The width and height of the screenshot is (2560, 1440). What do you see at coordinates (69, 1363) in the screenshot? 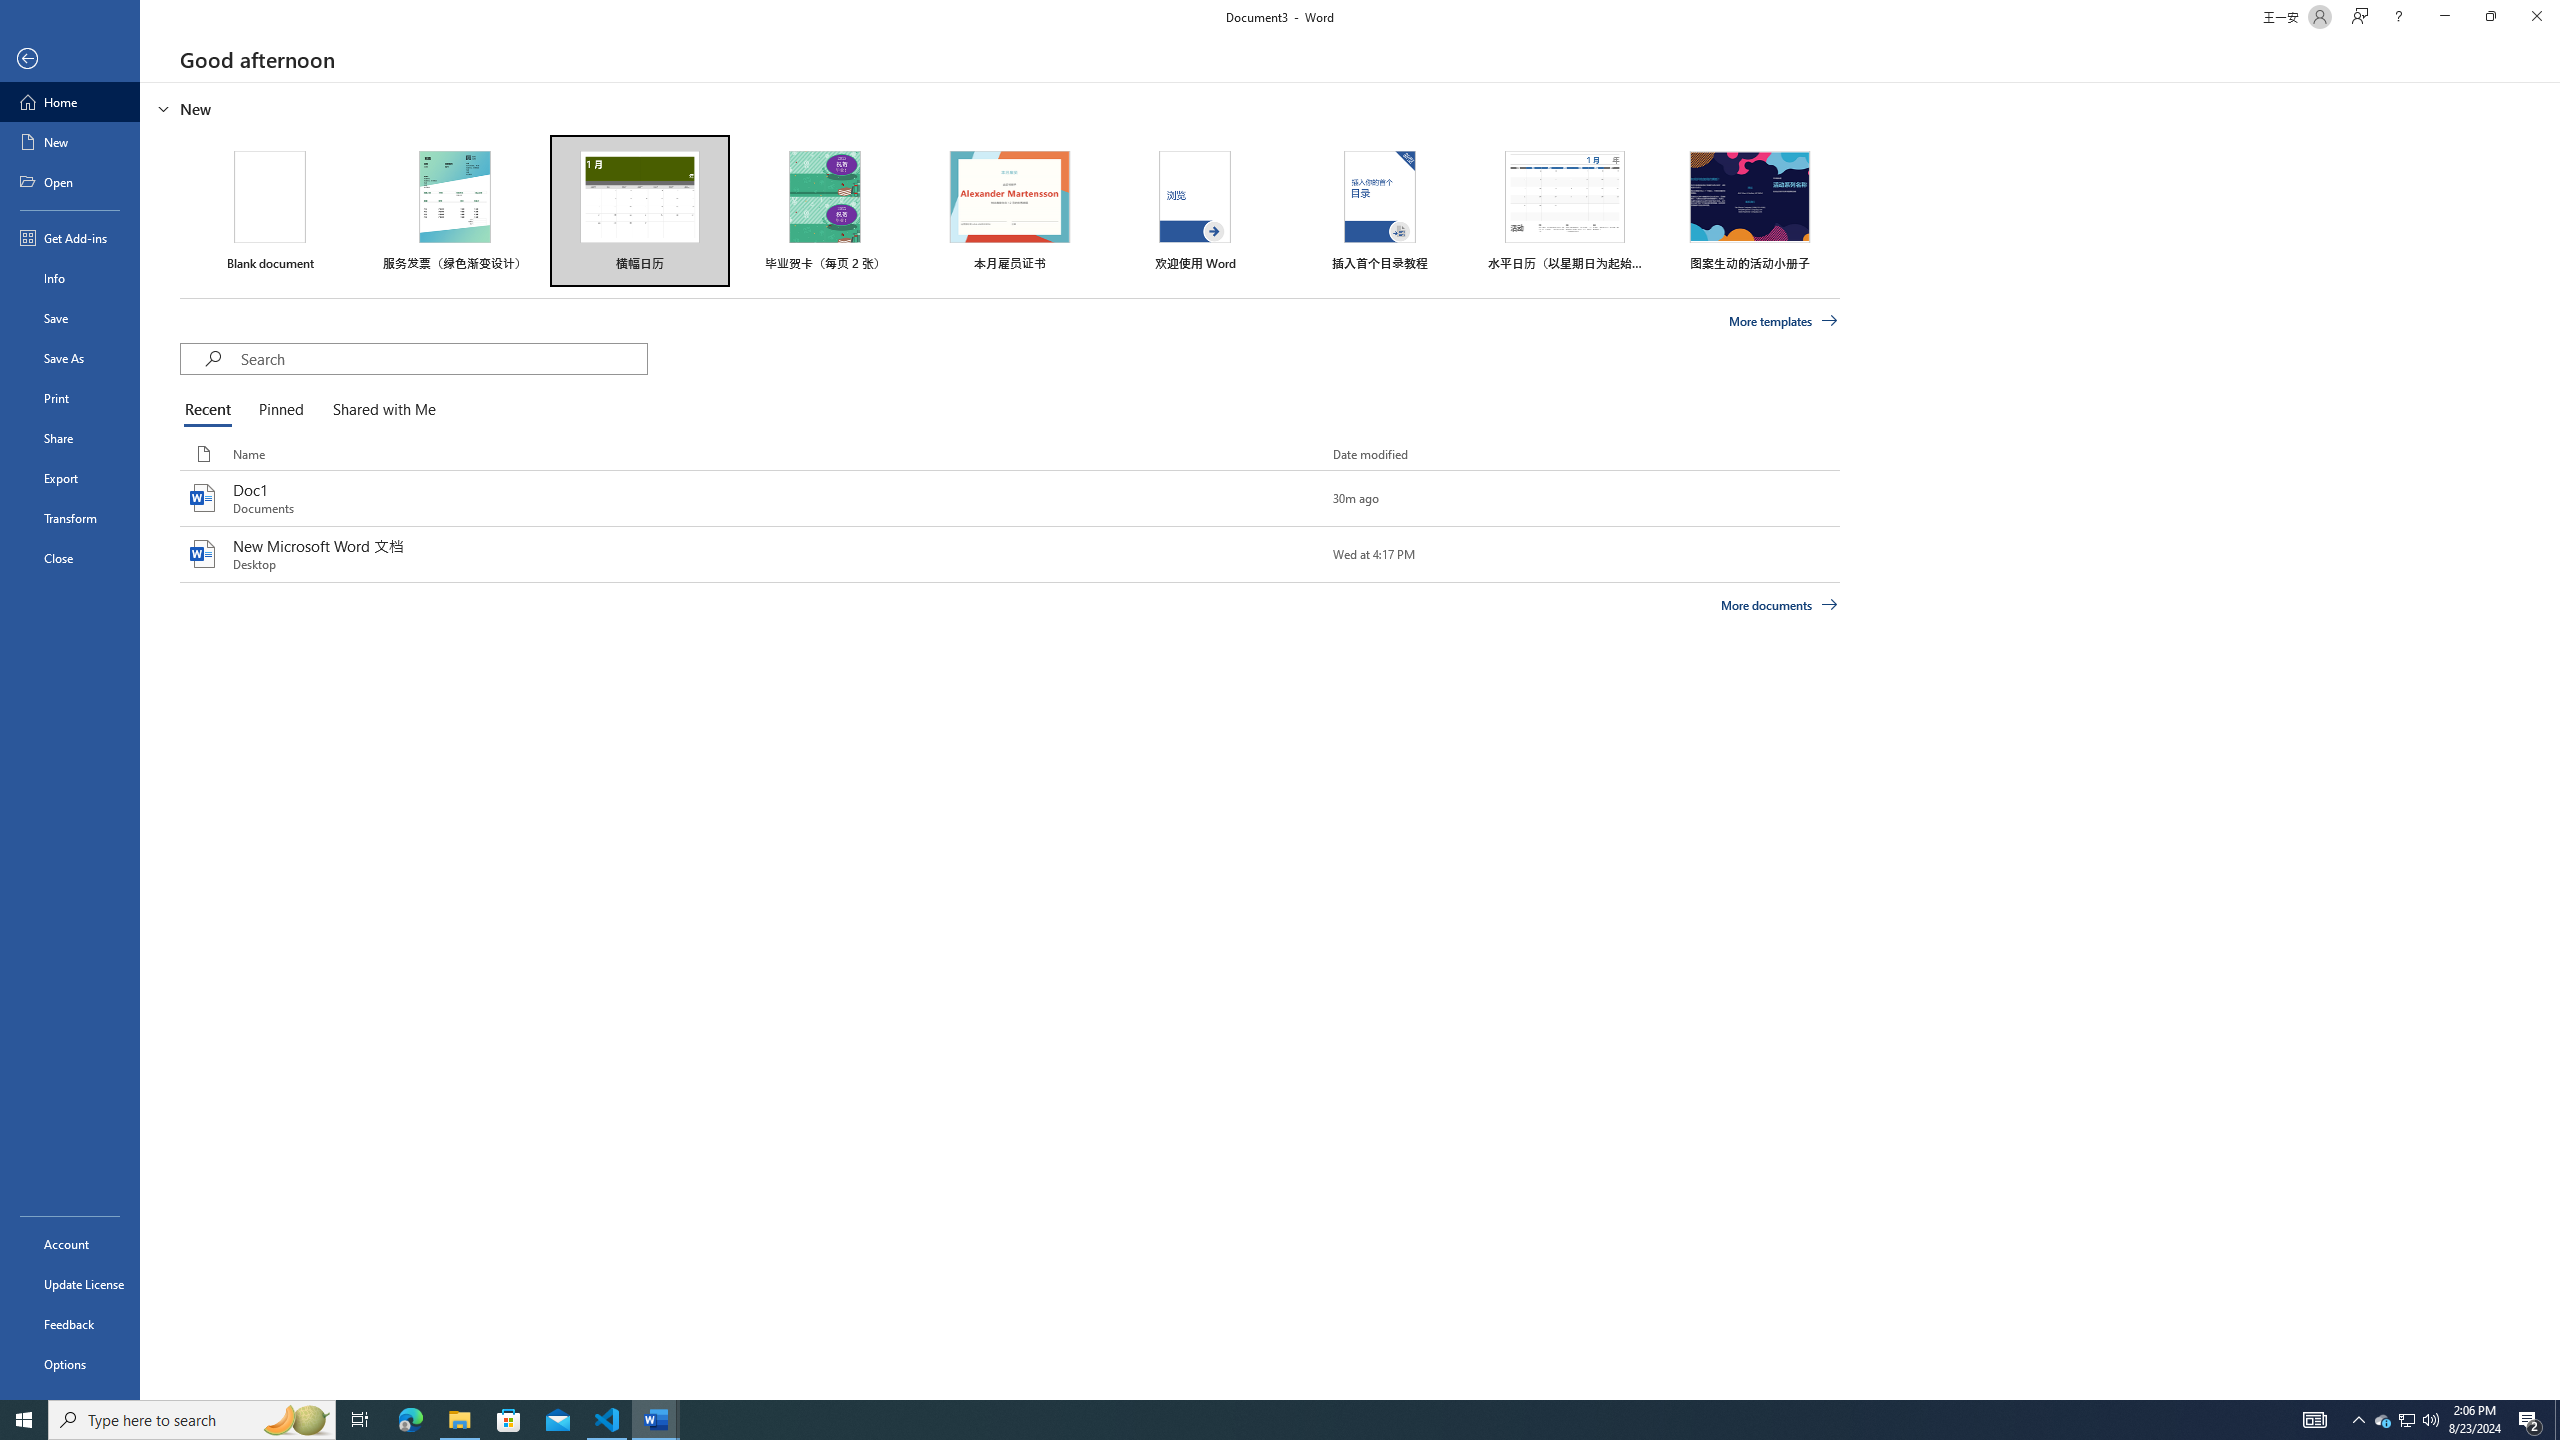
I see `'Options'` at bounding box center [69, 1363].